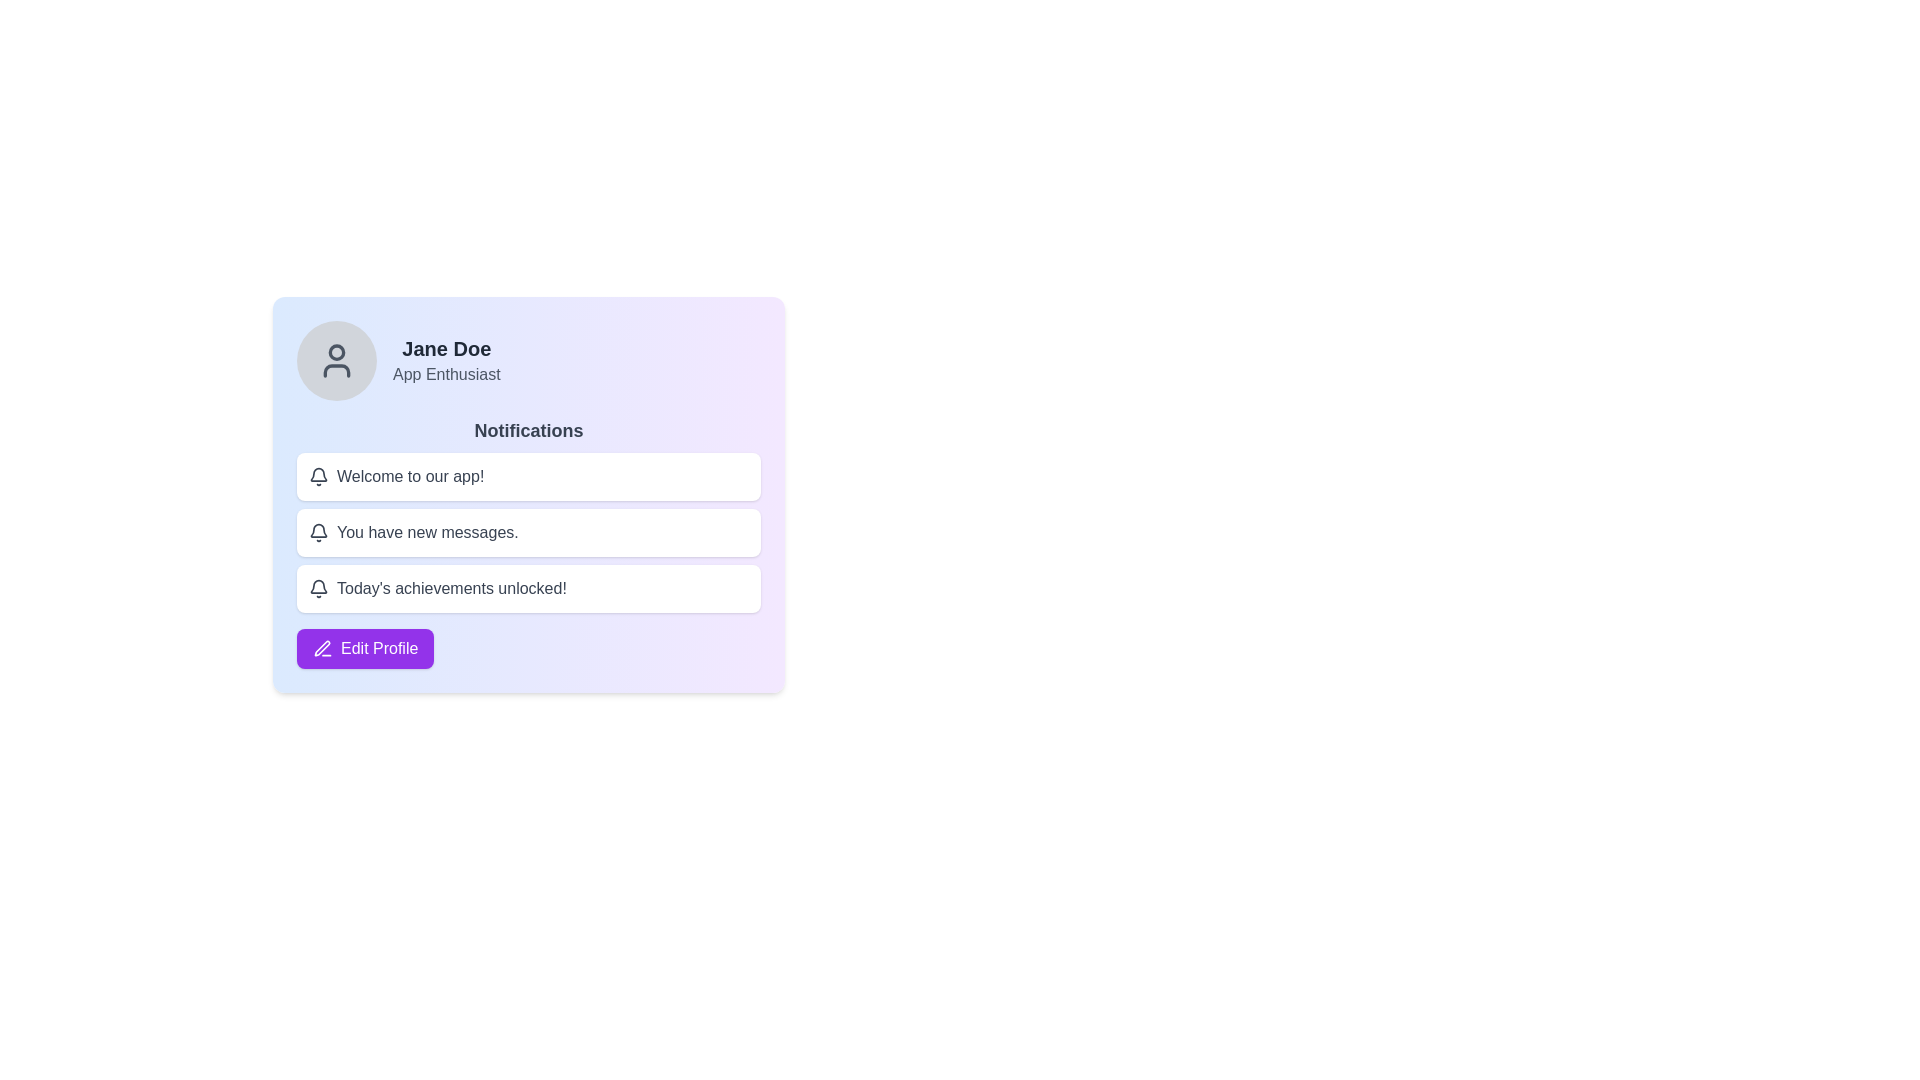  Describe the element at coordinates (336, 350) in the screenshot. I see `the graphical depiction of the head in the user silhouette icon, which is part of an SVG graphic structure and located in the top-half region of the icon` at that location.